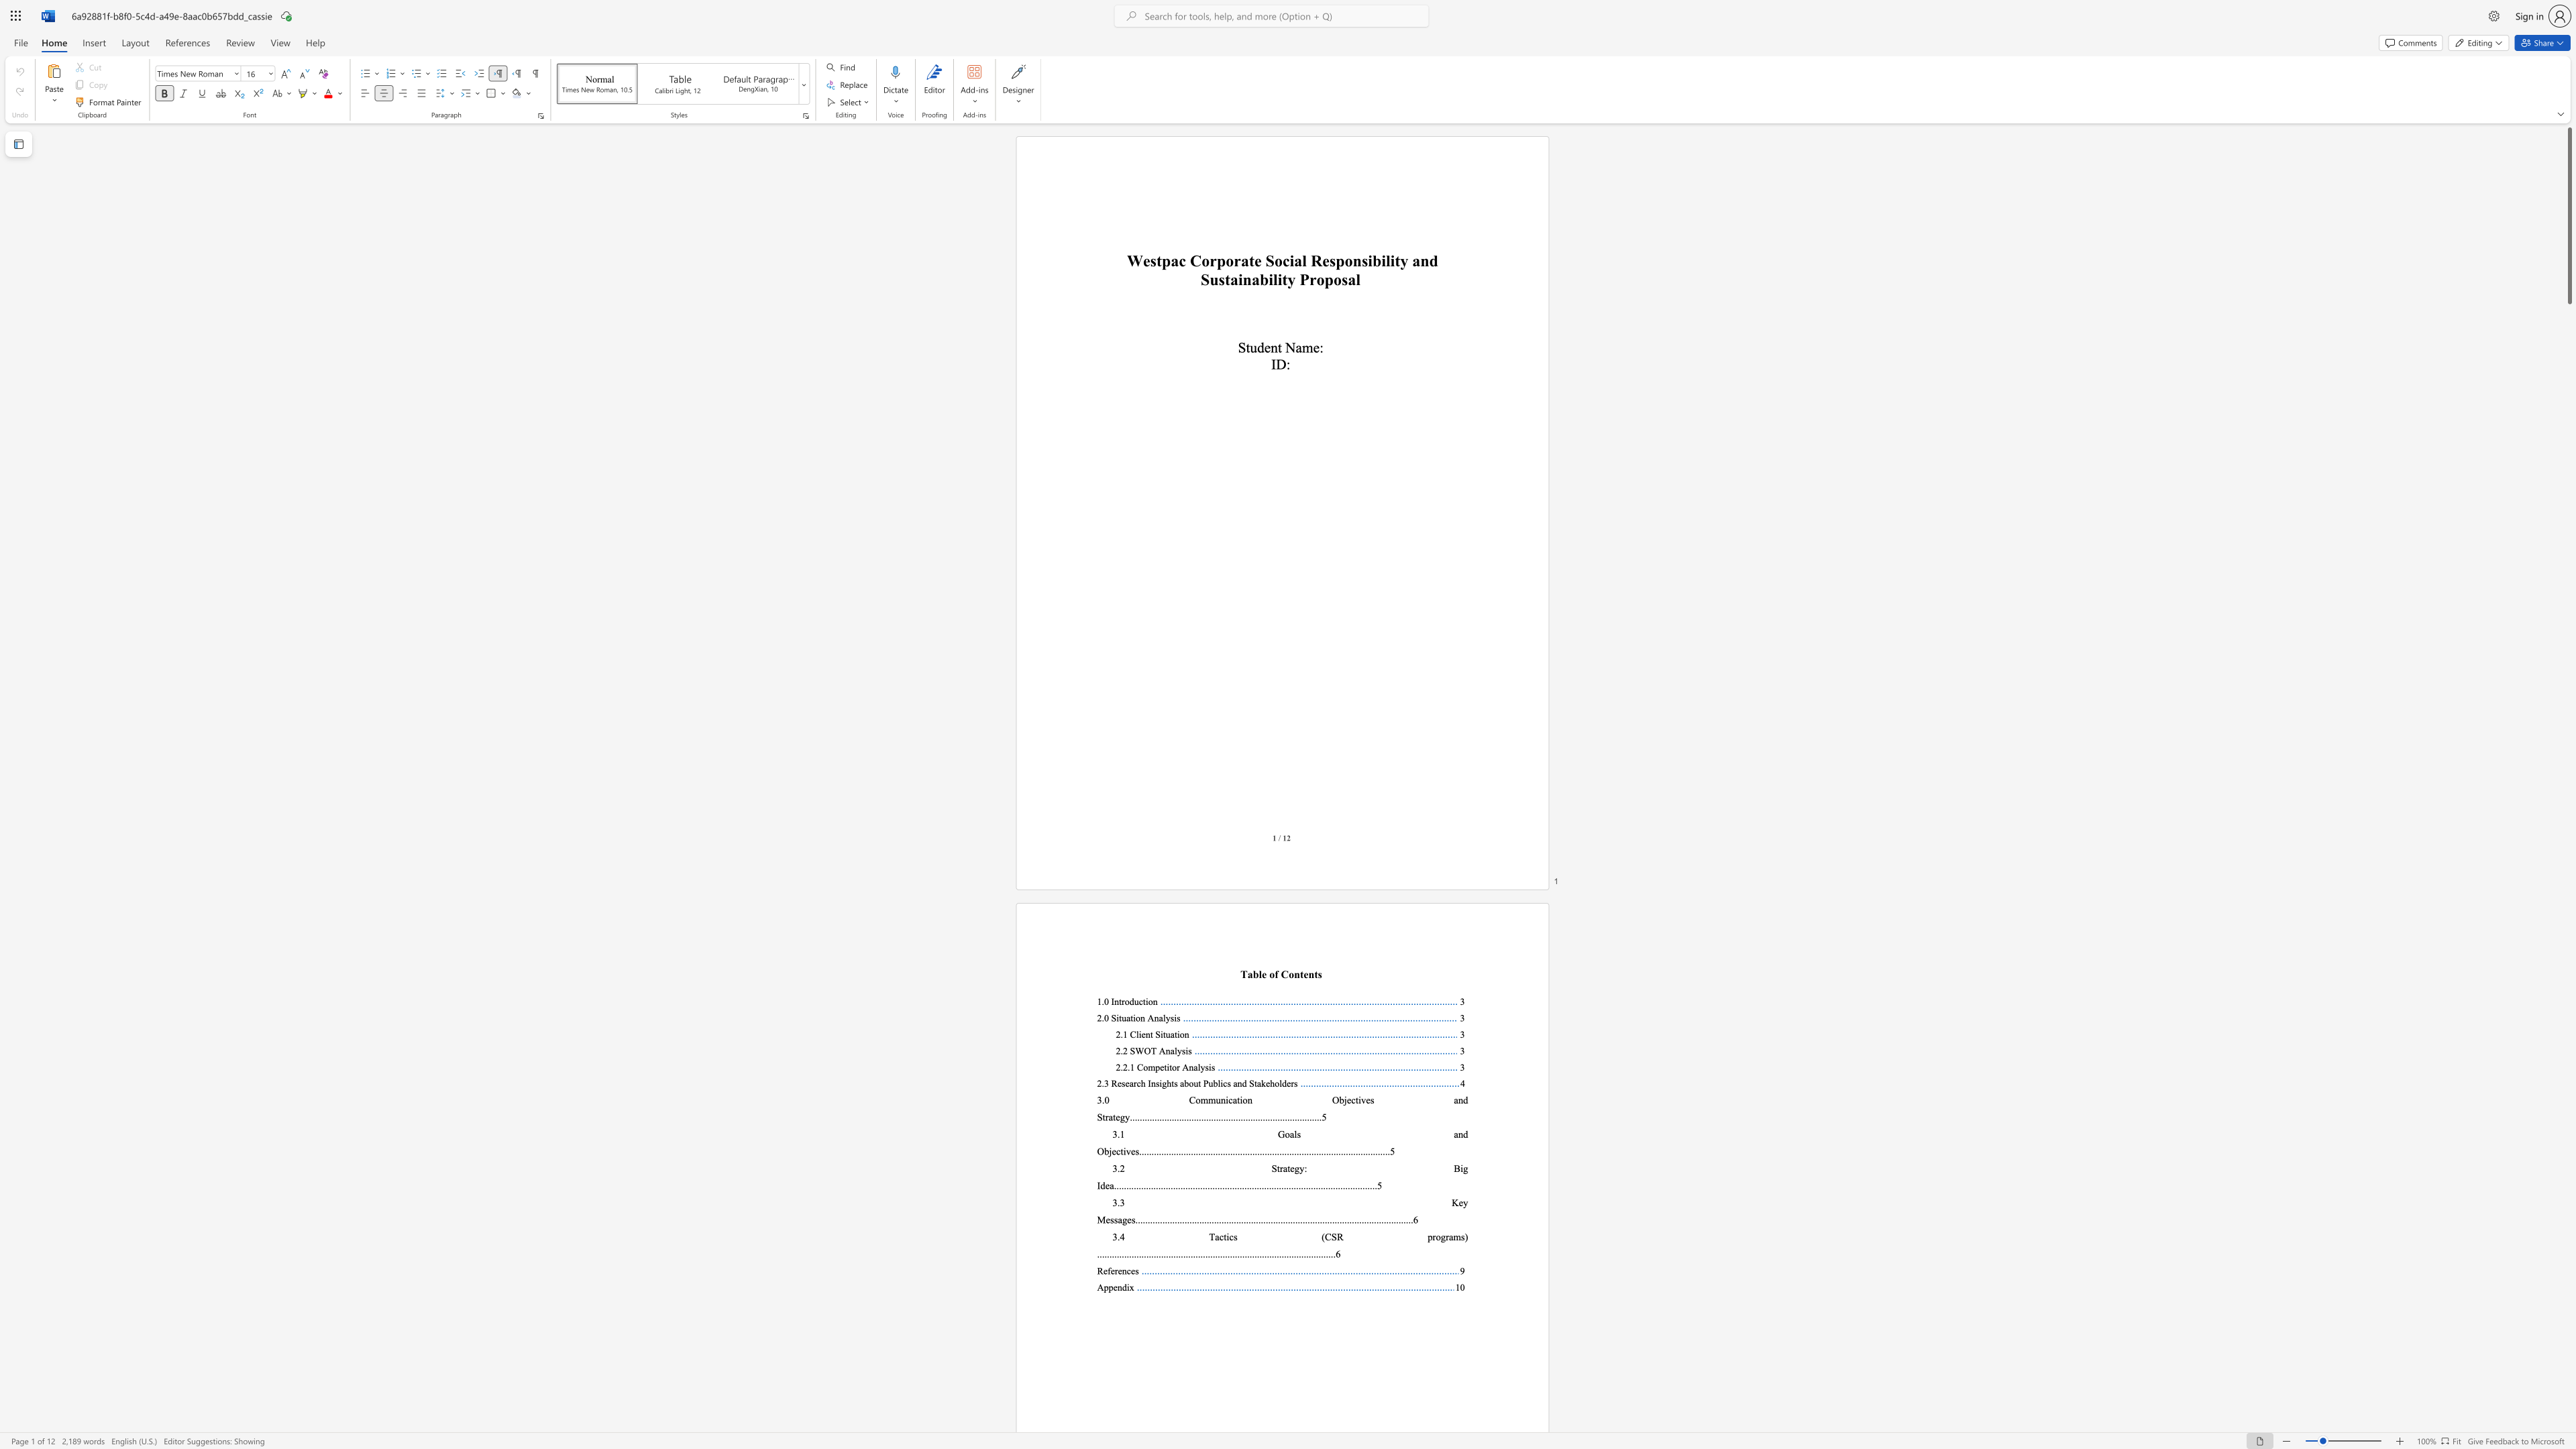 This screenshot has height=1449, width=2576. What do you see at coordinates (1188, 1219) in the screenshot?
I see `the 22th character "." in the text` at bounding box center [1188, 1219].